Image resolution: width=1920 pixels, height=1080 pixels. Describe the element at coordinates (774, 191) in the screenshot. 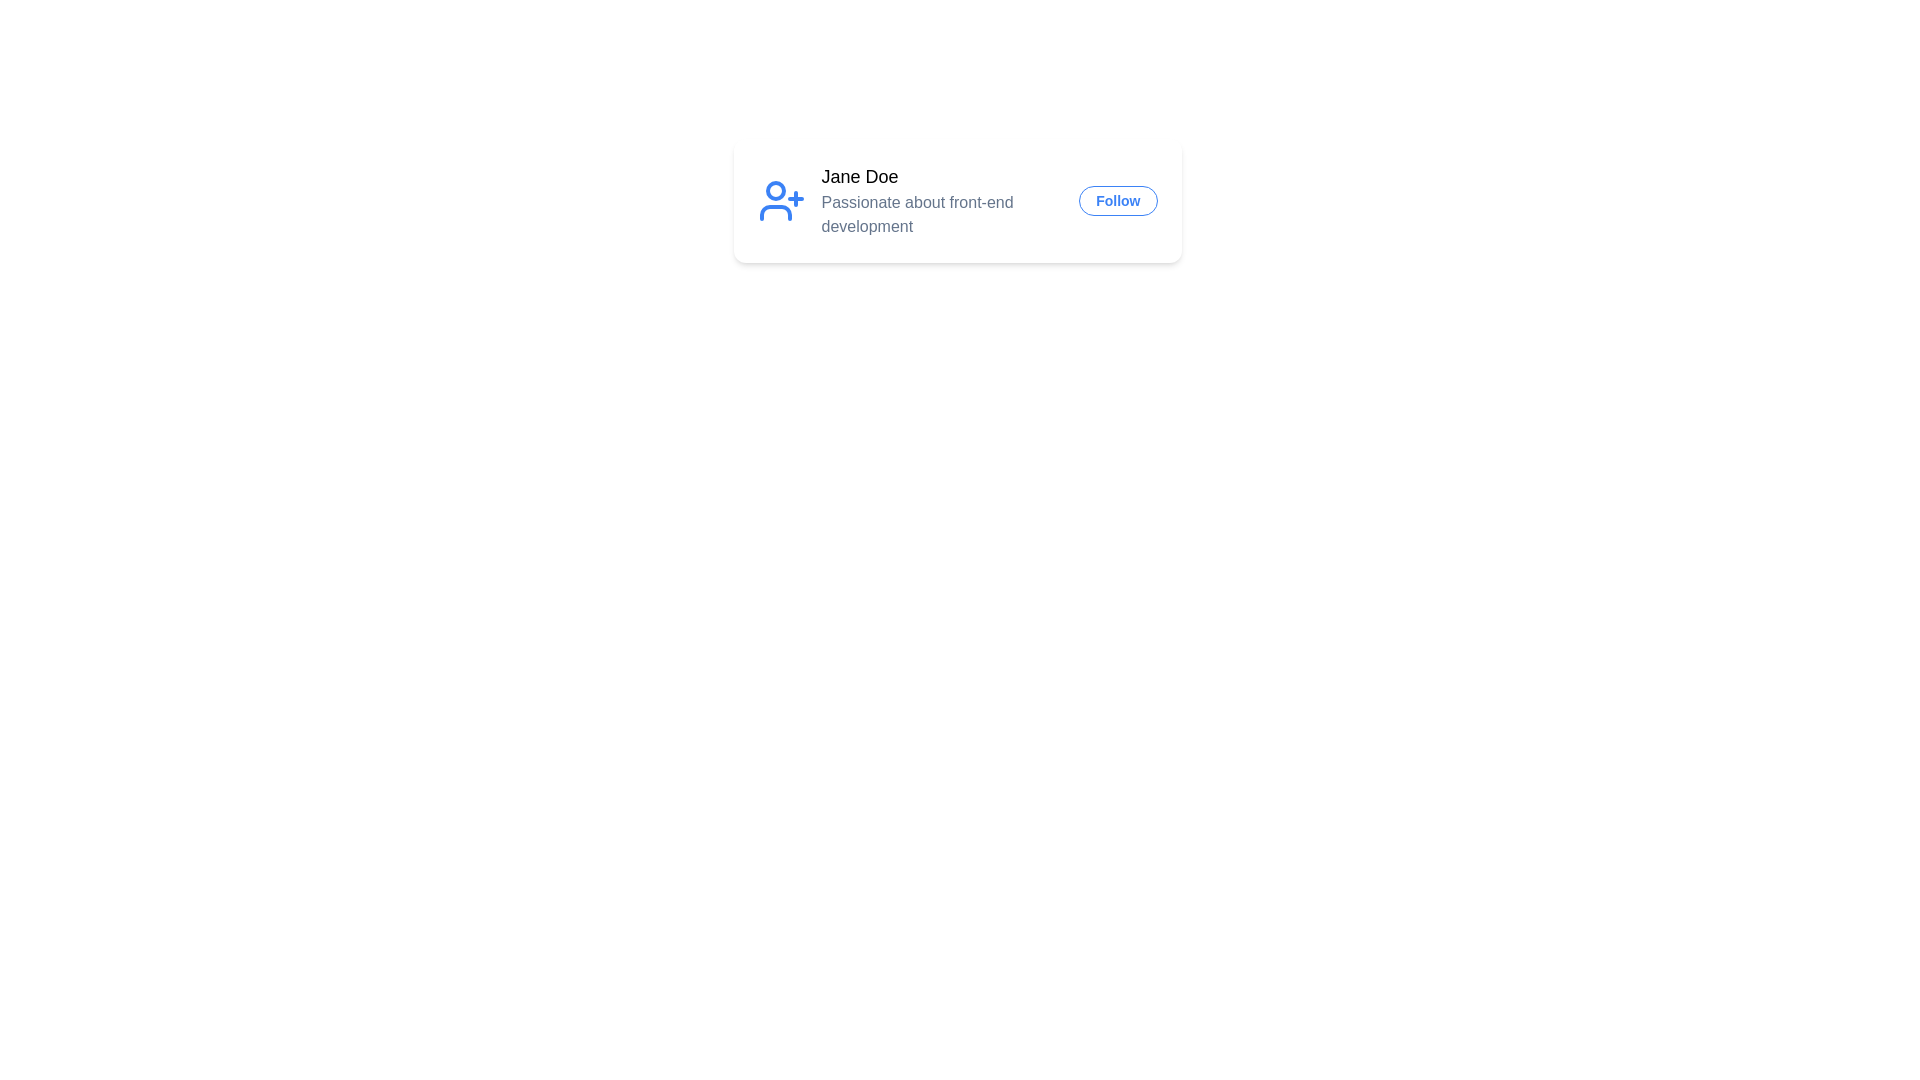

I see `the decorative circle graphical element within the SVG located on the left side of the user information card` at that location.